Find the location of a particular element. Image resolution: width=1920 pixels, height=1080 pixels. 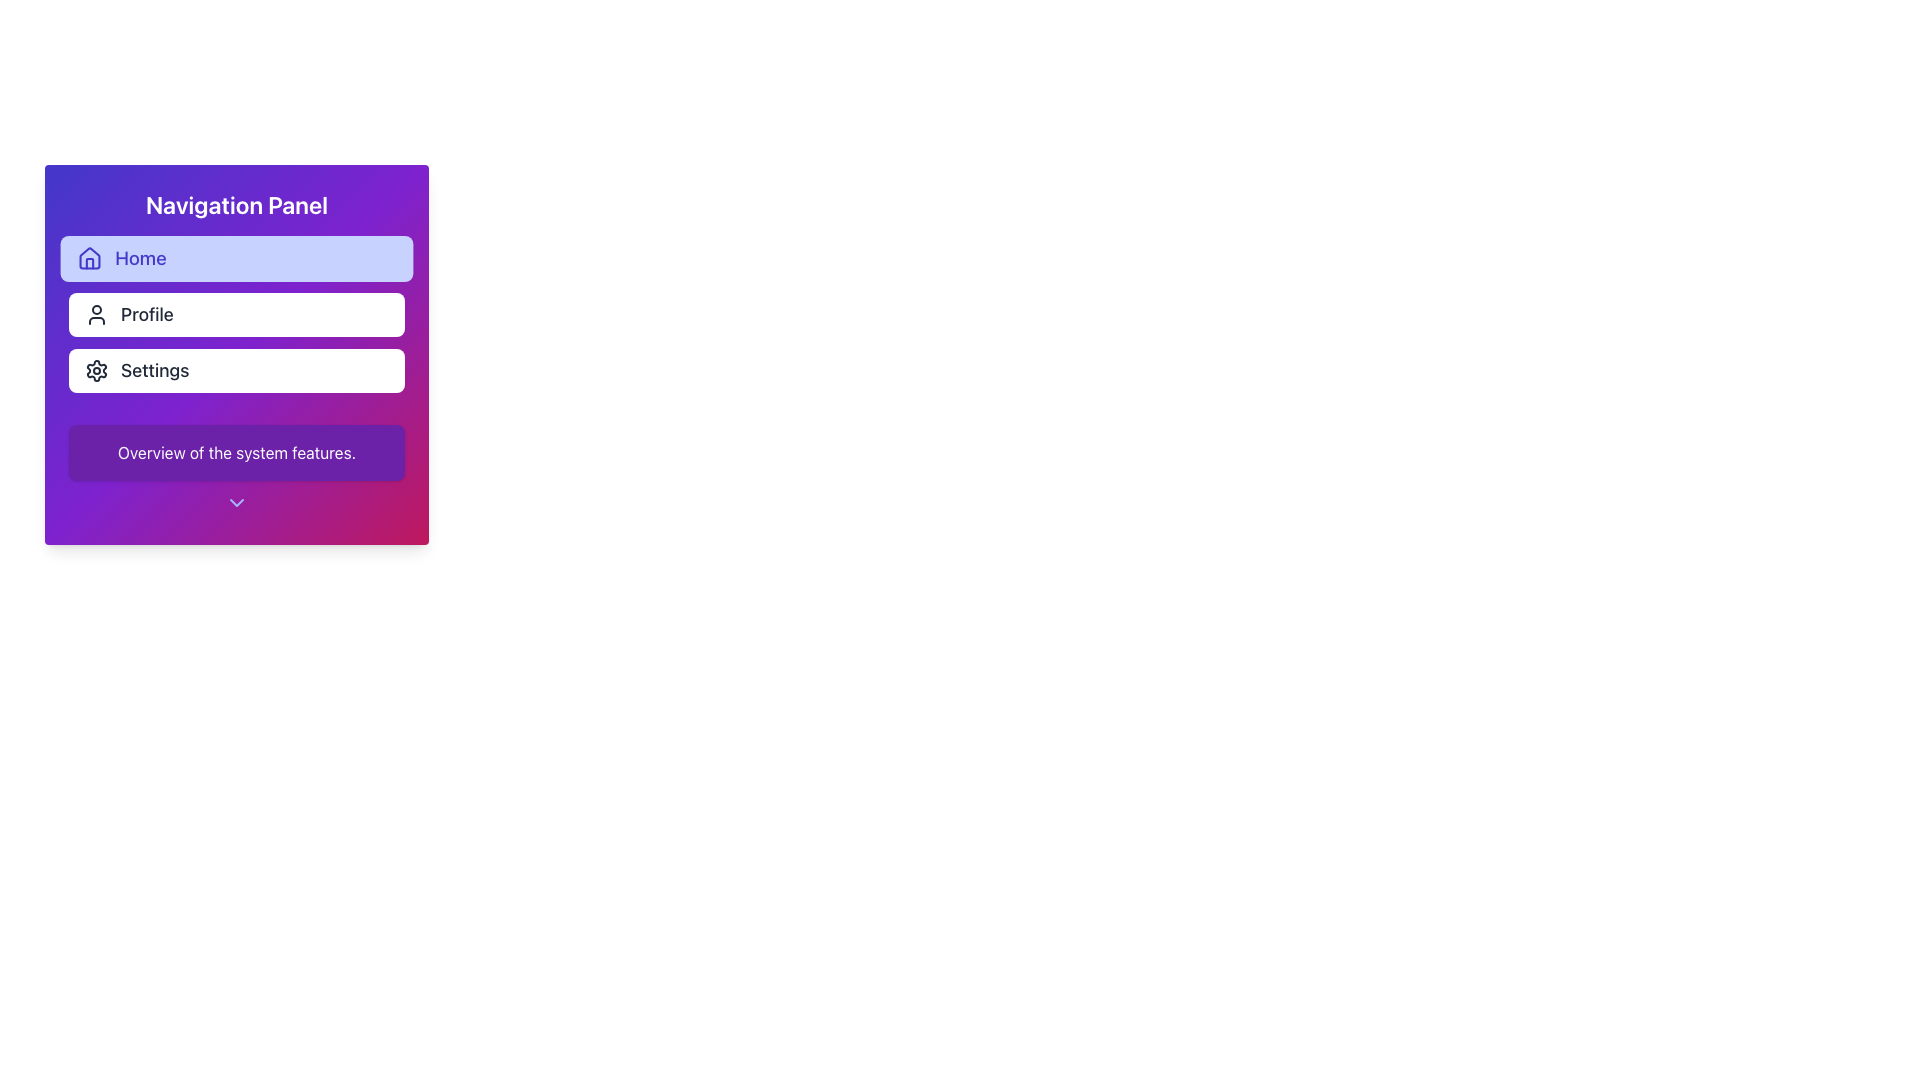

the vibrant red gear-shaped icon representing the Settings option in the navigation panel, positioned below the Profile option and above the Overview button is located at coordinates (95, 370).